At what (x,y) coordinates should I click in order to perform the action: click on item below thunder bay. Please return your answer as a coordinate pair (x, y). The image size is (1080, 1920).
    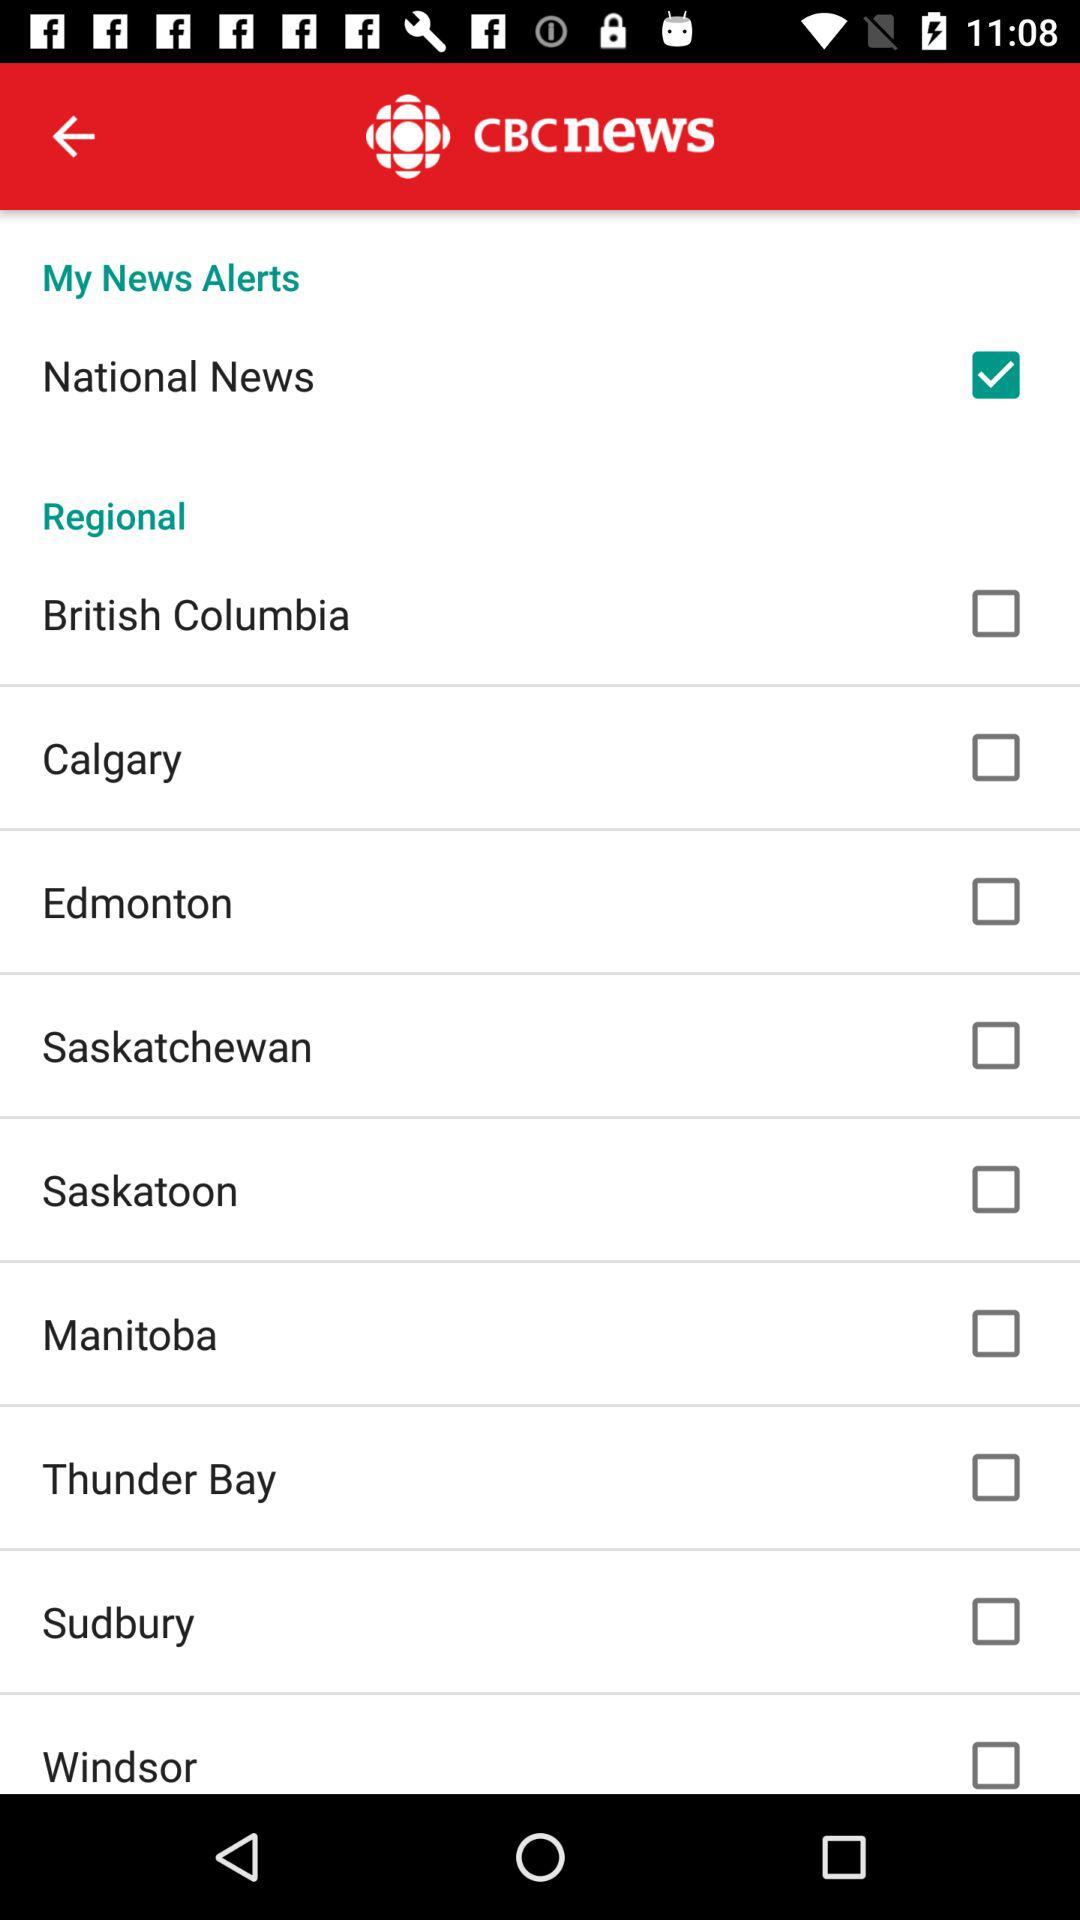
    Looking at the image, I should click on (118, 1621).